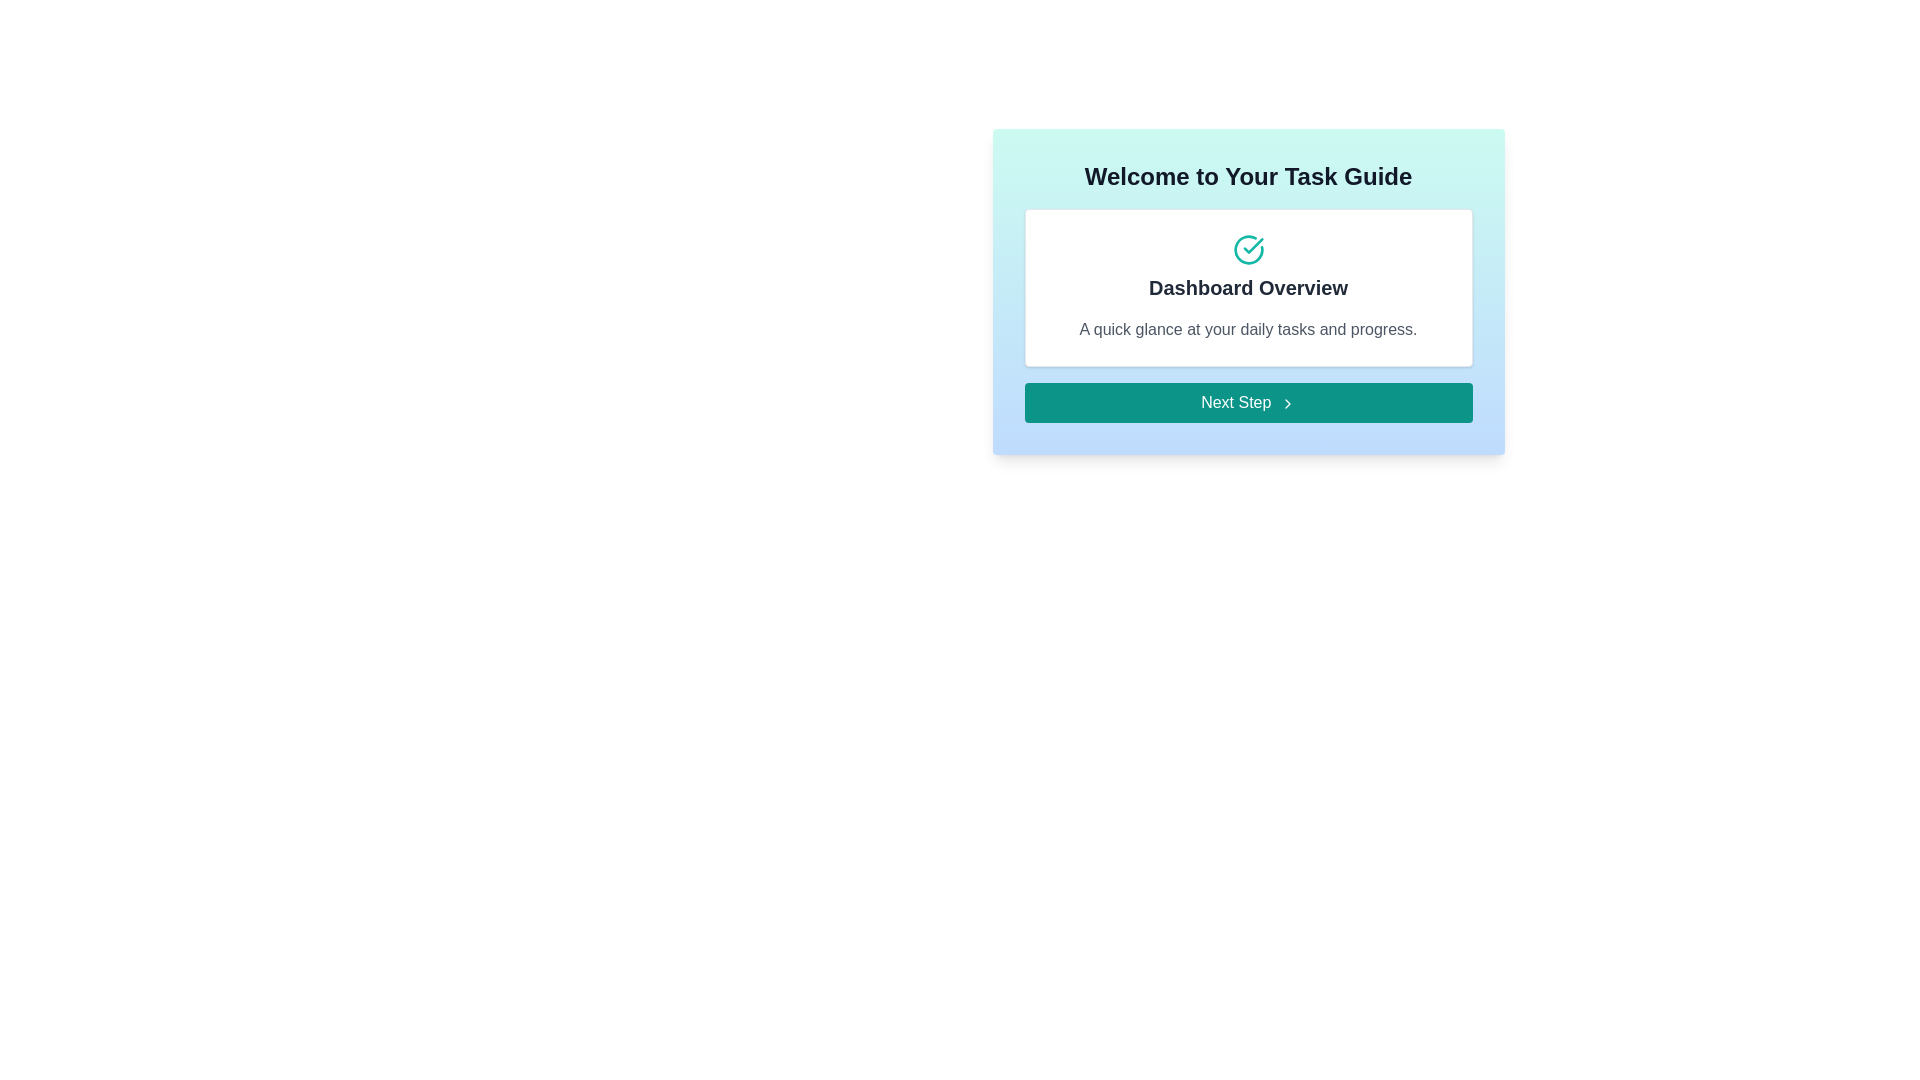 The width and height of the screenshot is (1920, 1080). Describe the element at coordinates (1287, 403) in the screenshot. I see `the right-pointing chevron icon located at the far right edge of the teal button labeled 'Next Step'` at that location.